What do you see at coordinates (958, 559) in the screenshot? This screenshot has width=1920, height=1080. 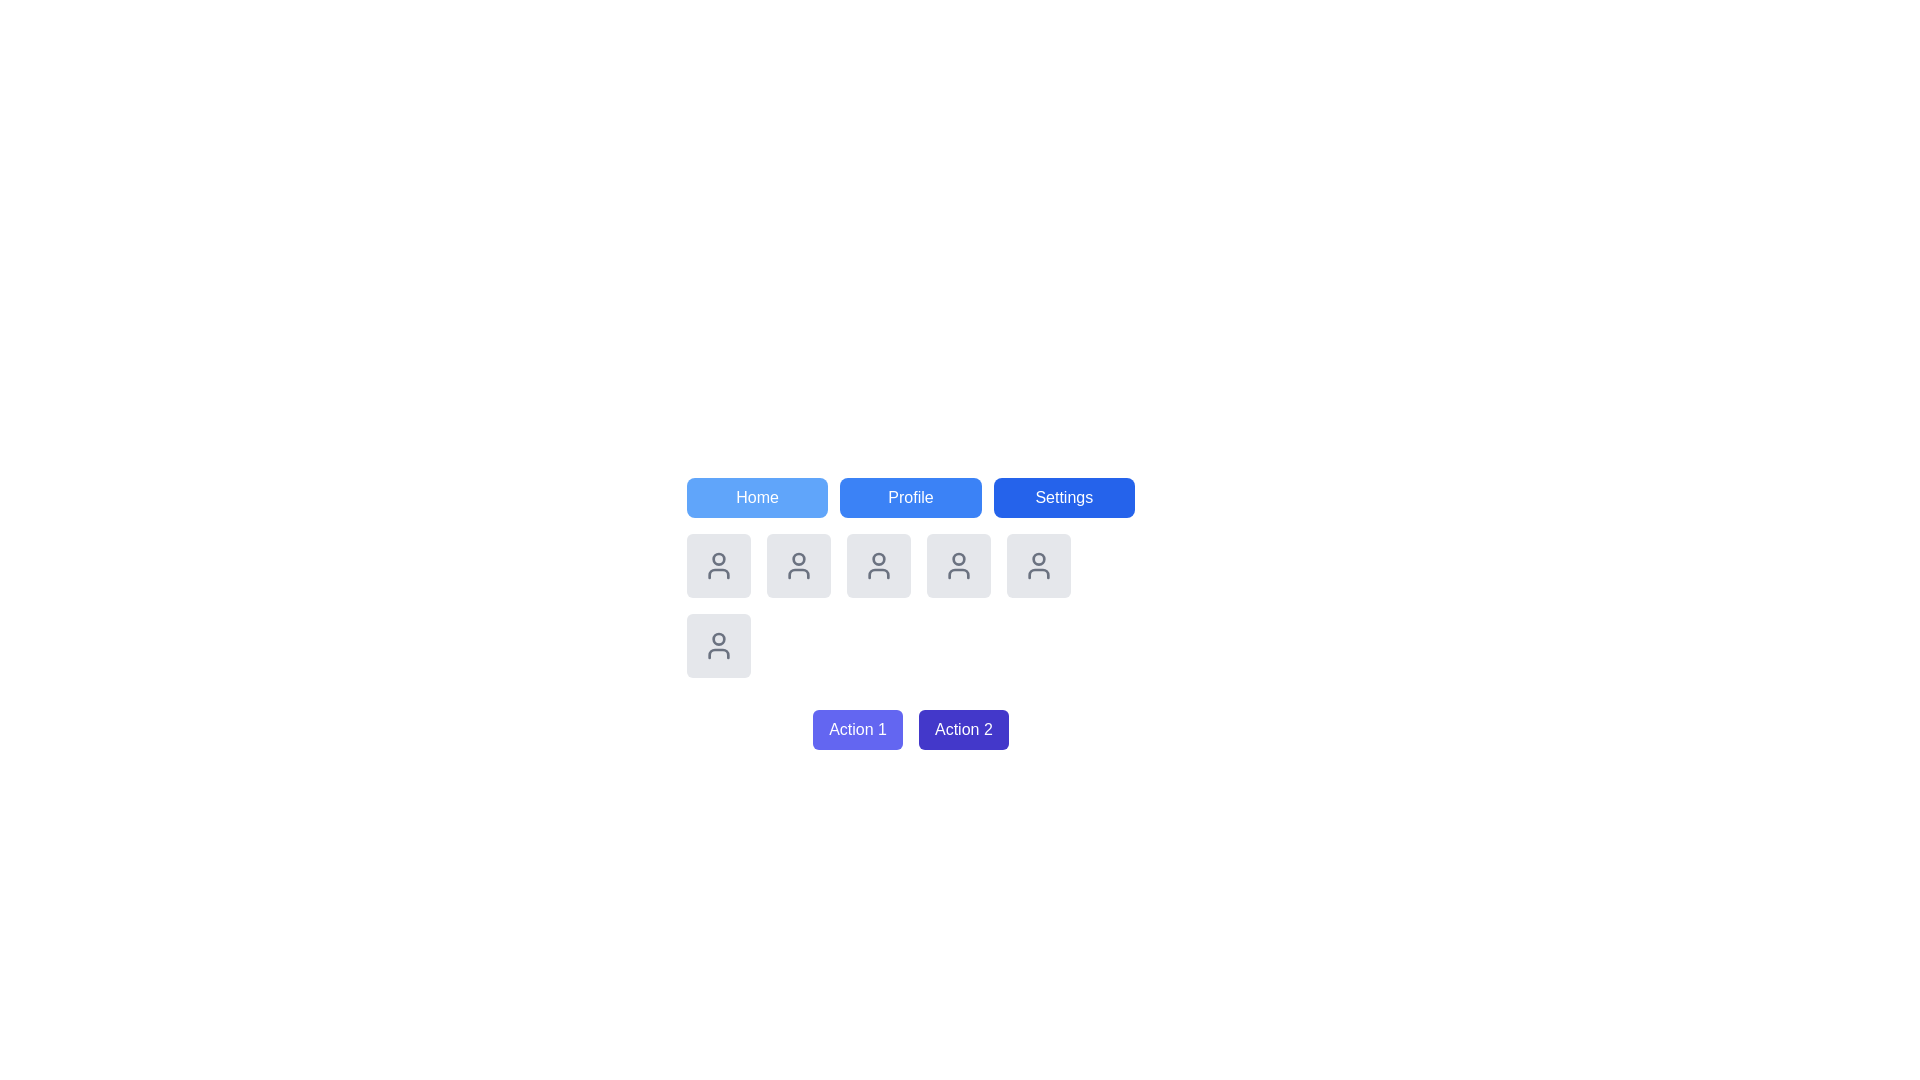 I see `the circular graphic element within the user icon located in the second row and third column of the grid` at bounding box center [958, 559].